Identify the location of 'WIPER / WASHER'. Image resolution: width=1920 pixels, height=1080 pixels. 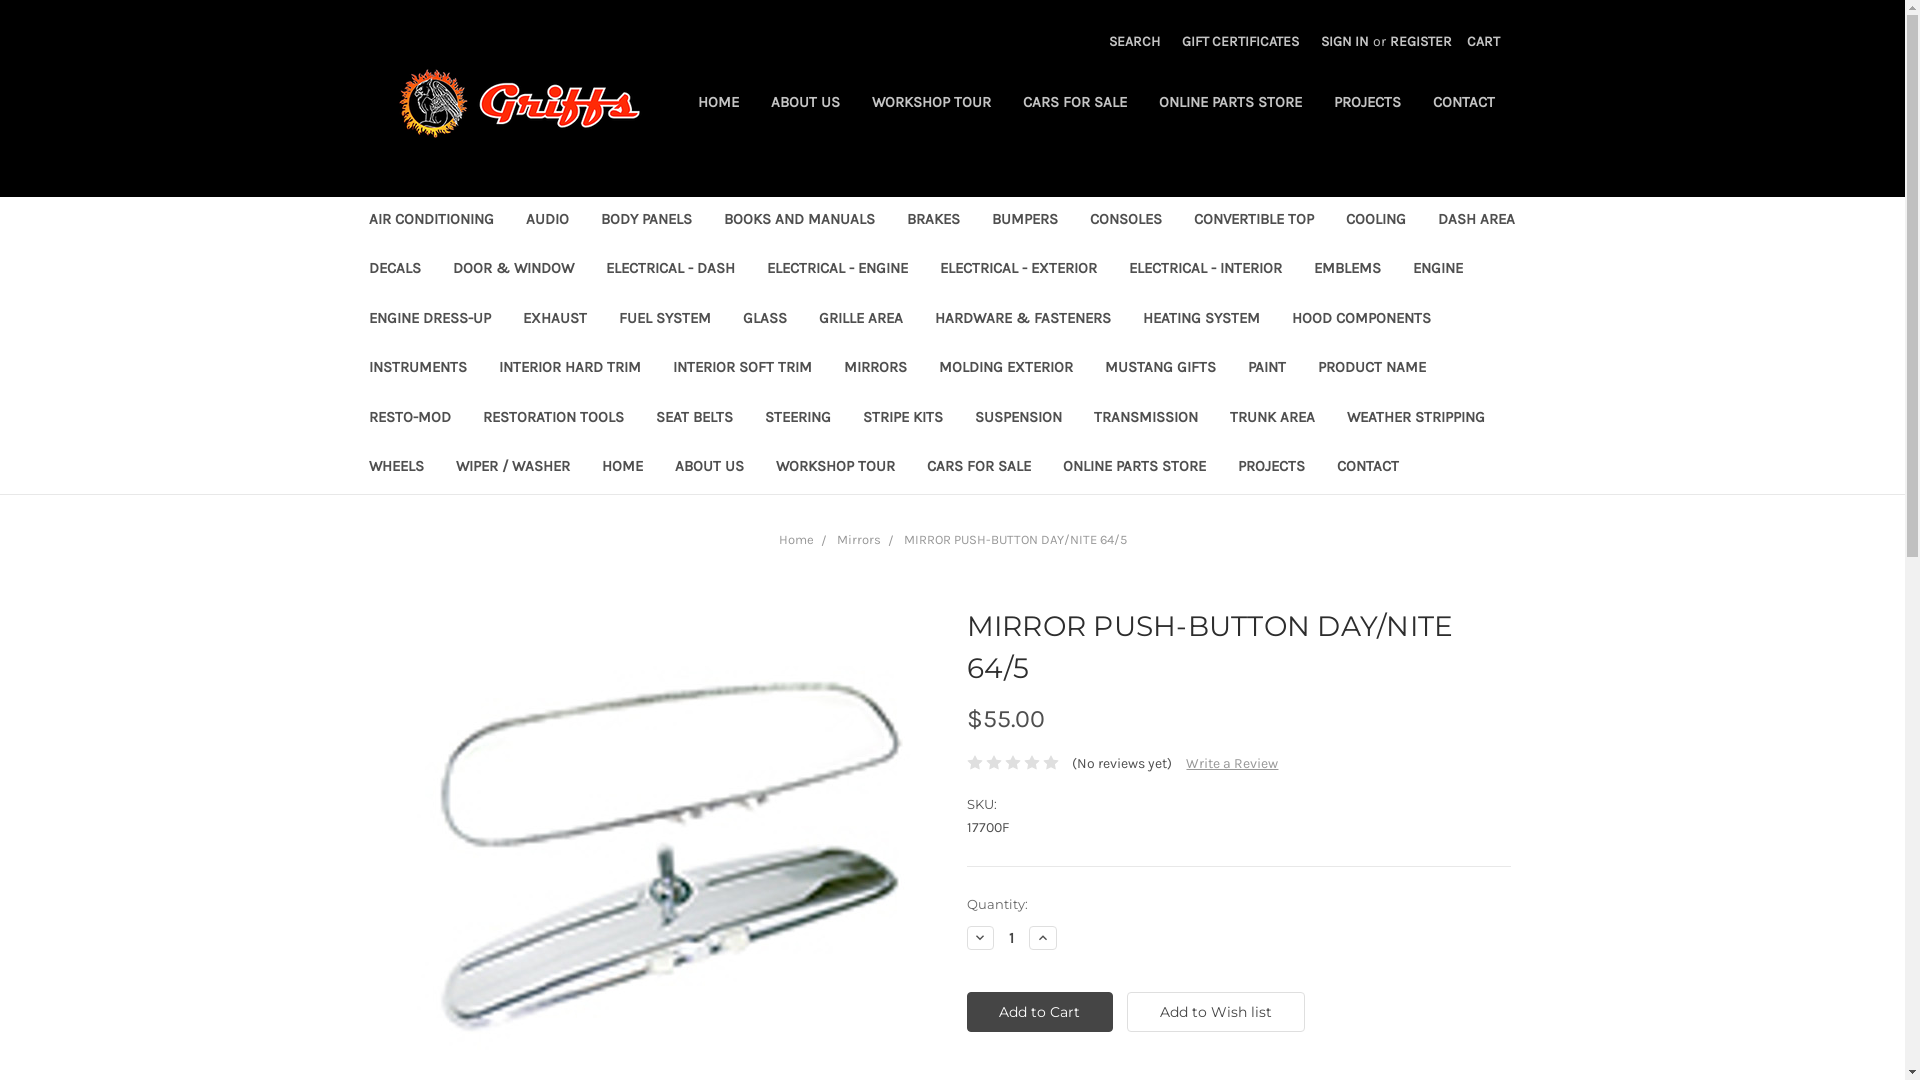
(513, 468).